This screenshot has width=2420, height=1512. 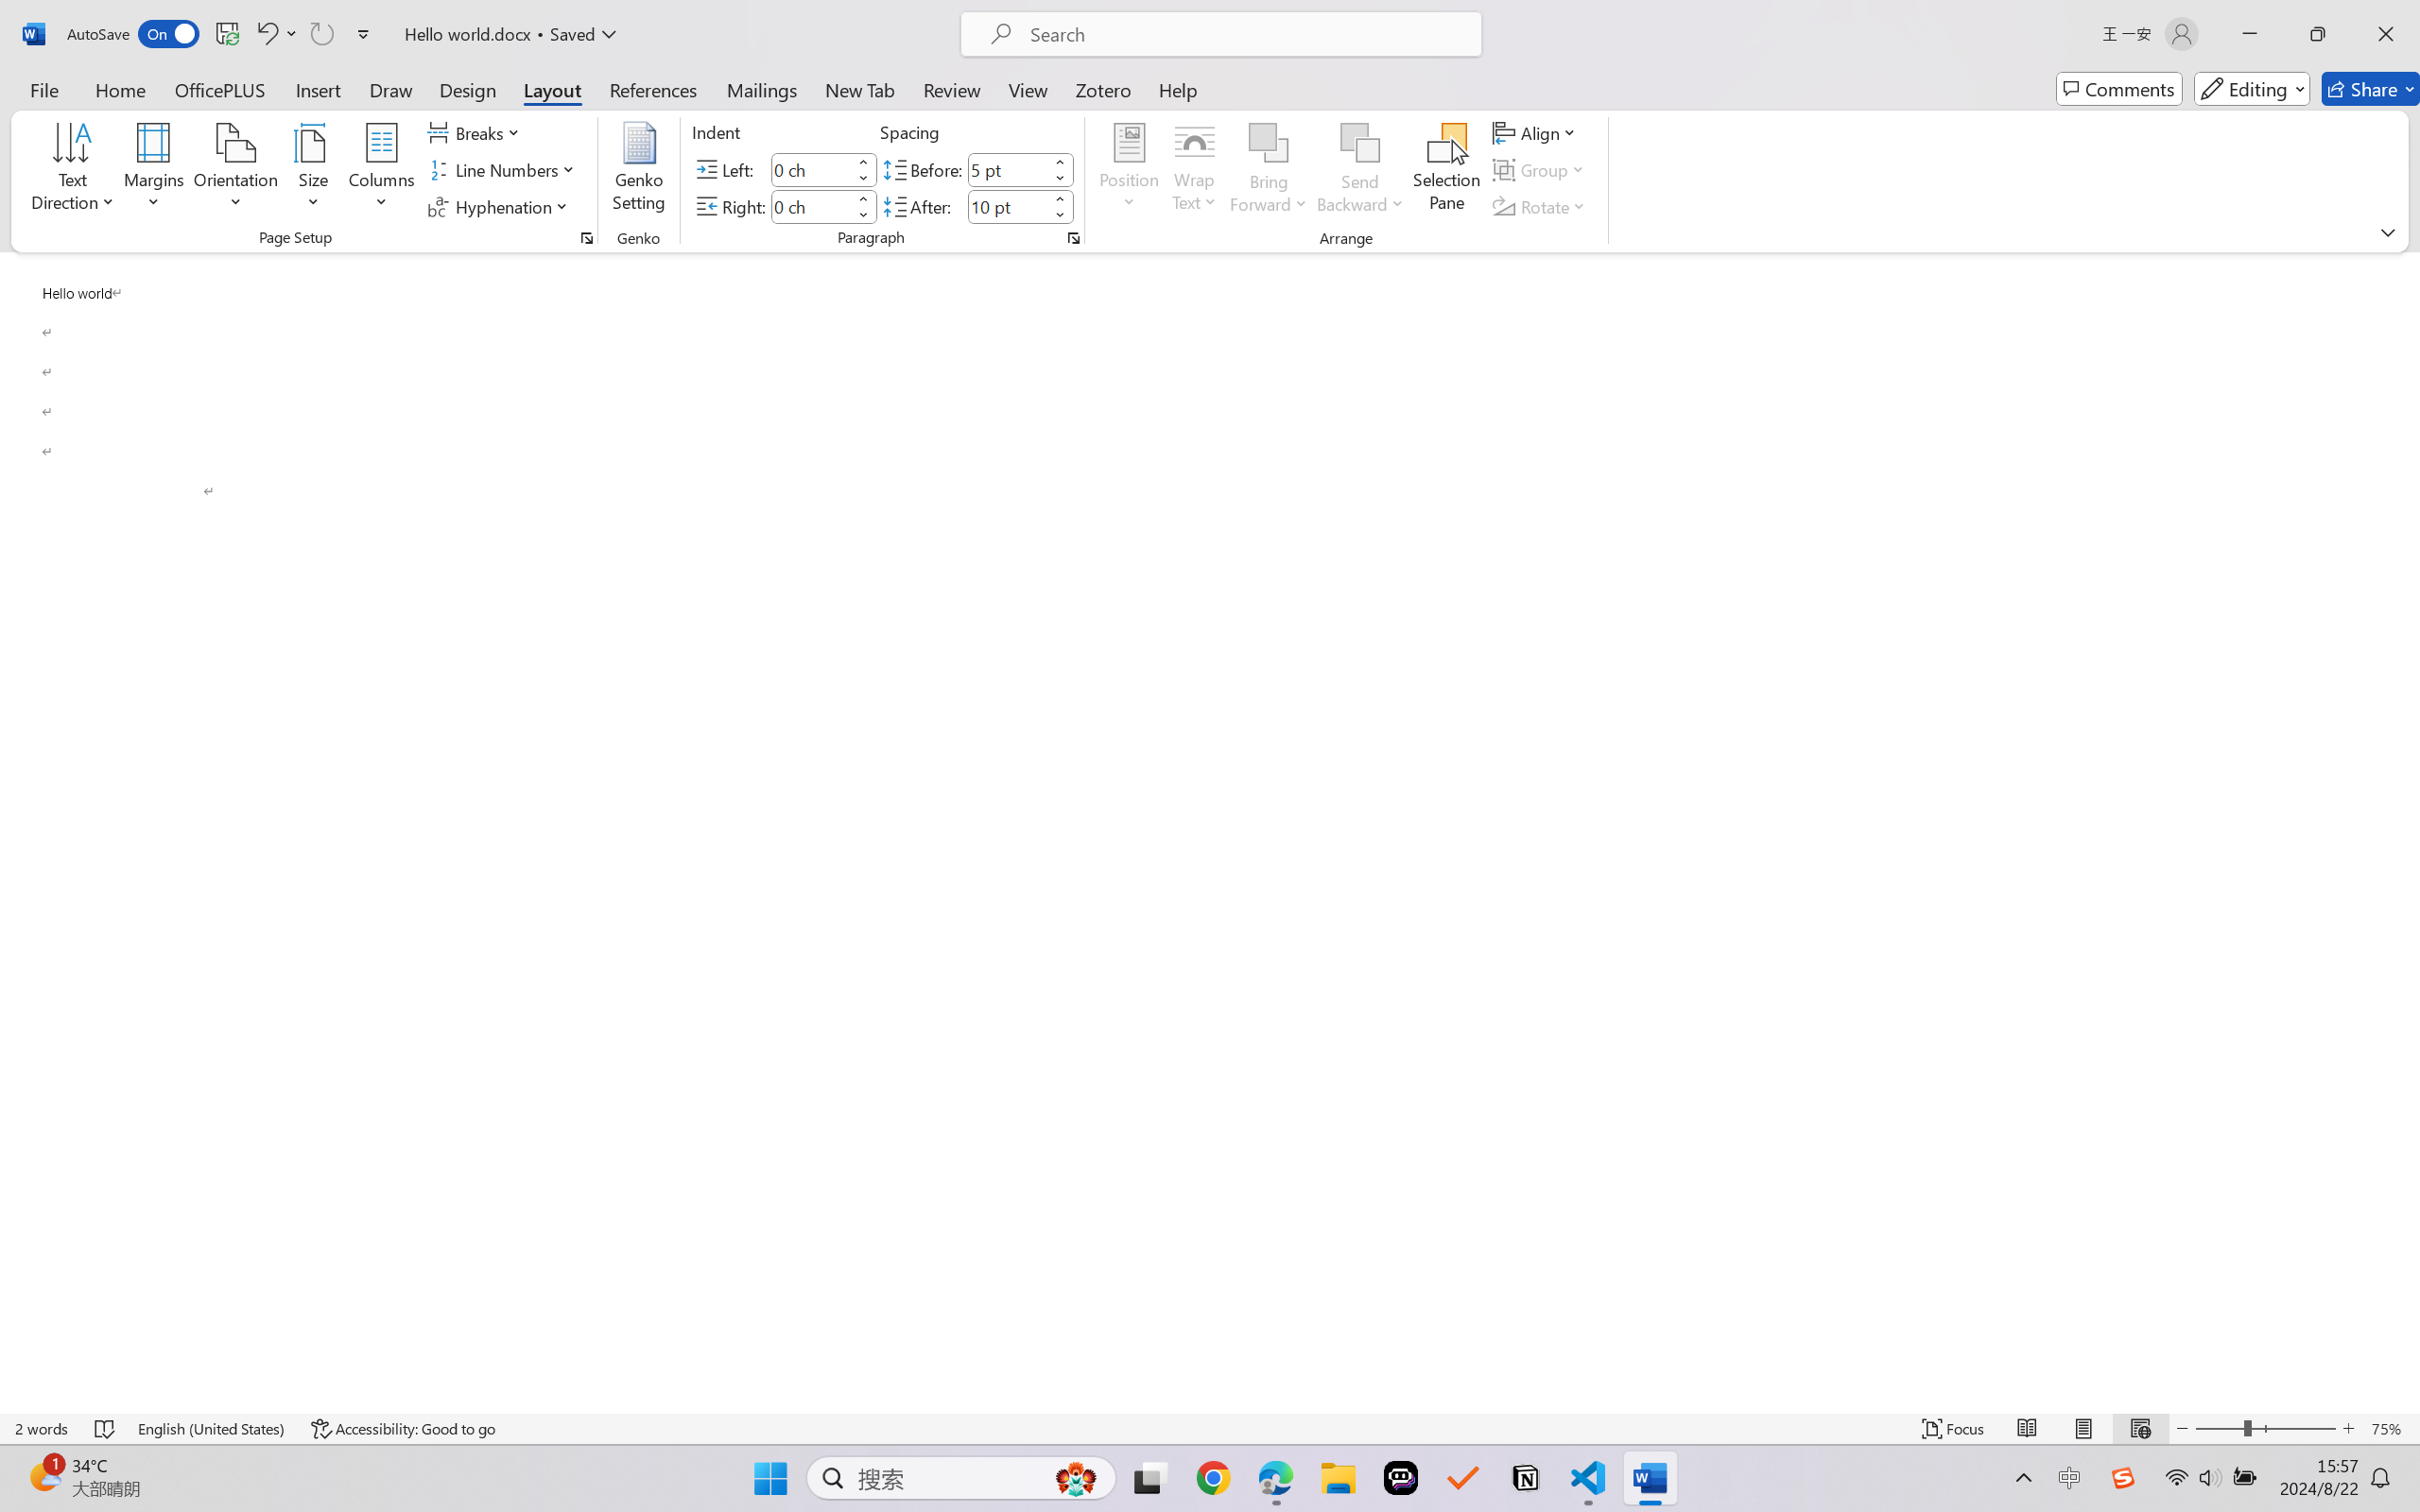 What do you see at coordinates (810, 205) in the screenshot?
I see `'Indent Right'` at bounding box center [810, 205].